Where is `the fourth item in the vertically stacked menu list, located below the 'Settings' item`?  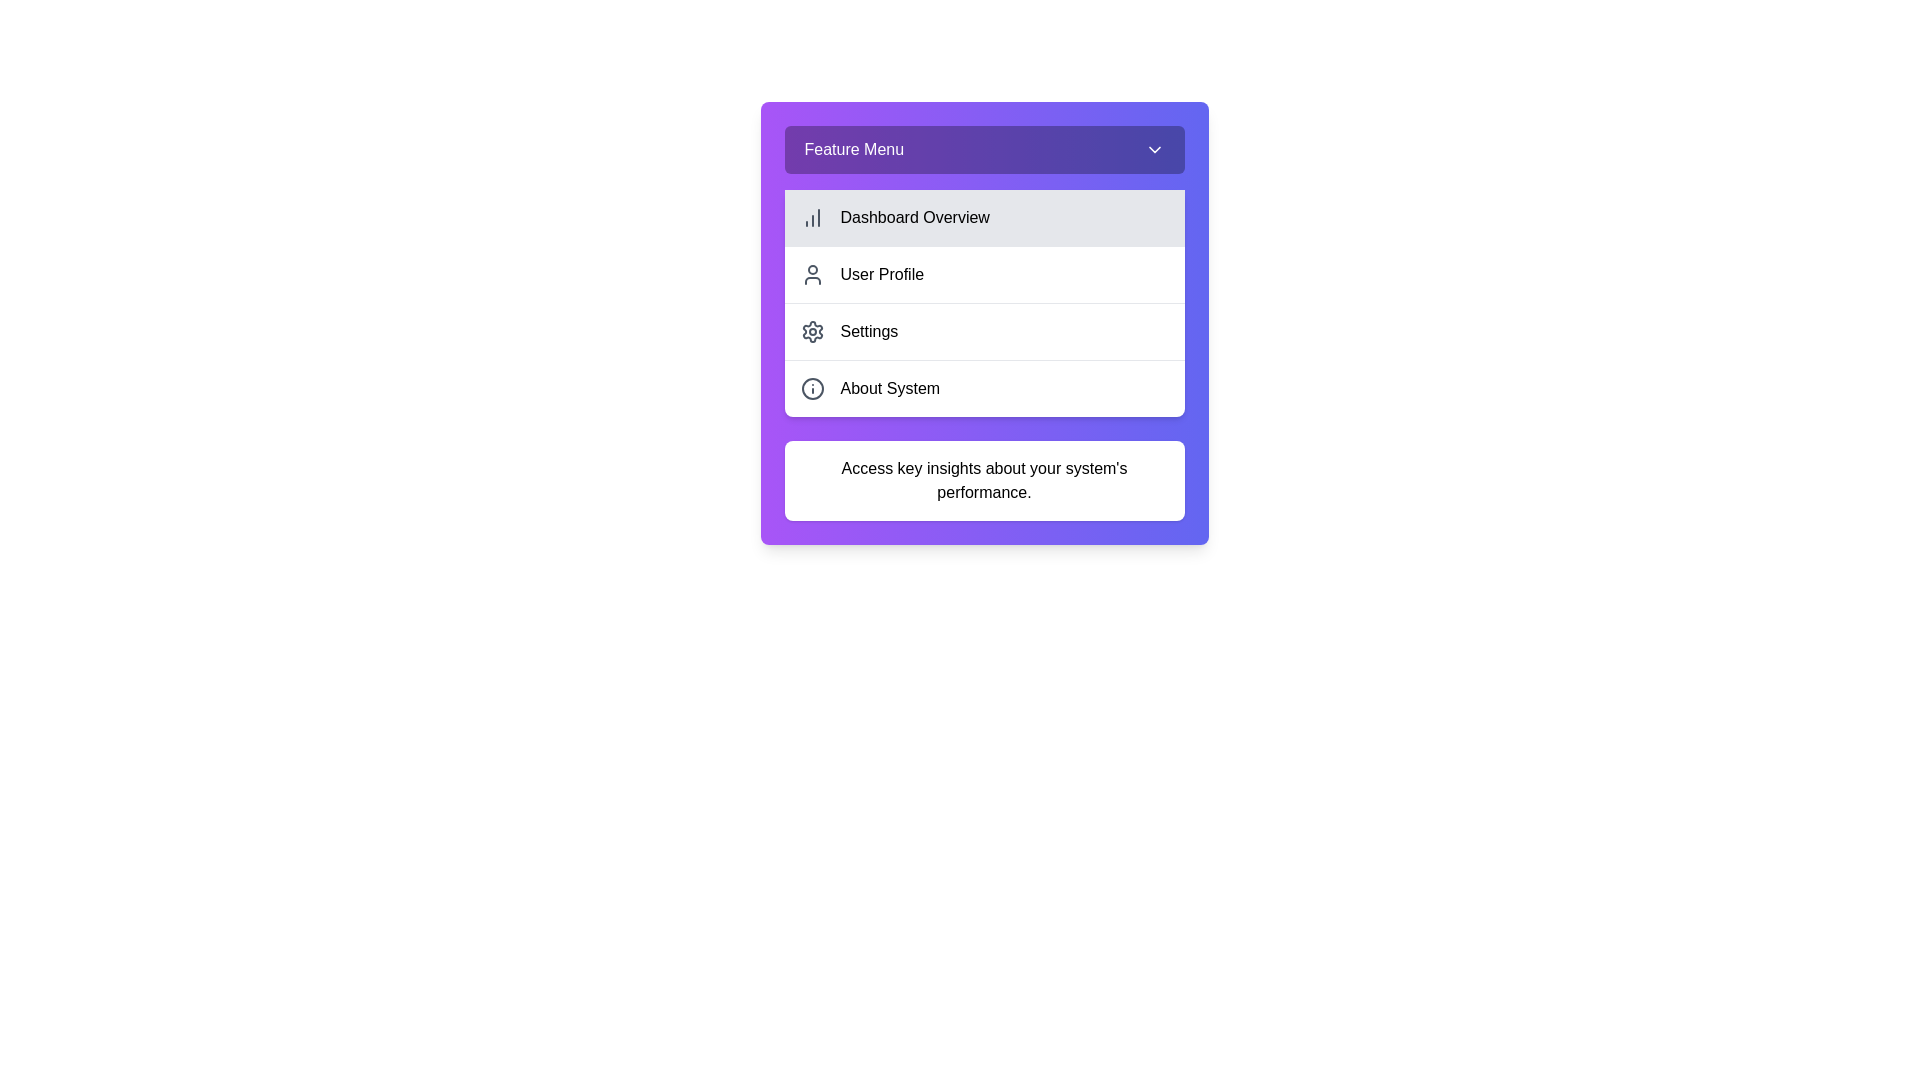 the fourth item in the vertically stacked menu list, located below the 'Settings' item is located at coordinates (984, 388).